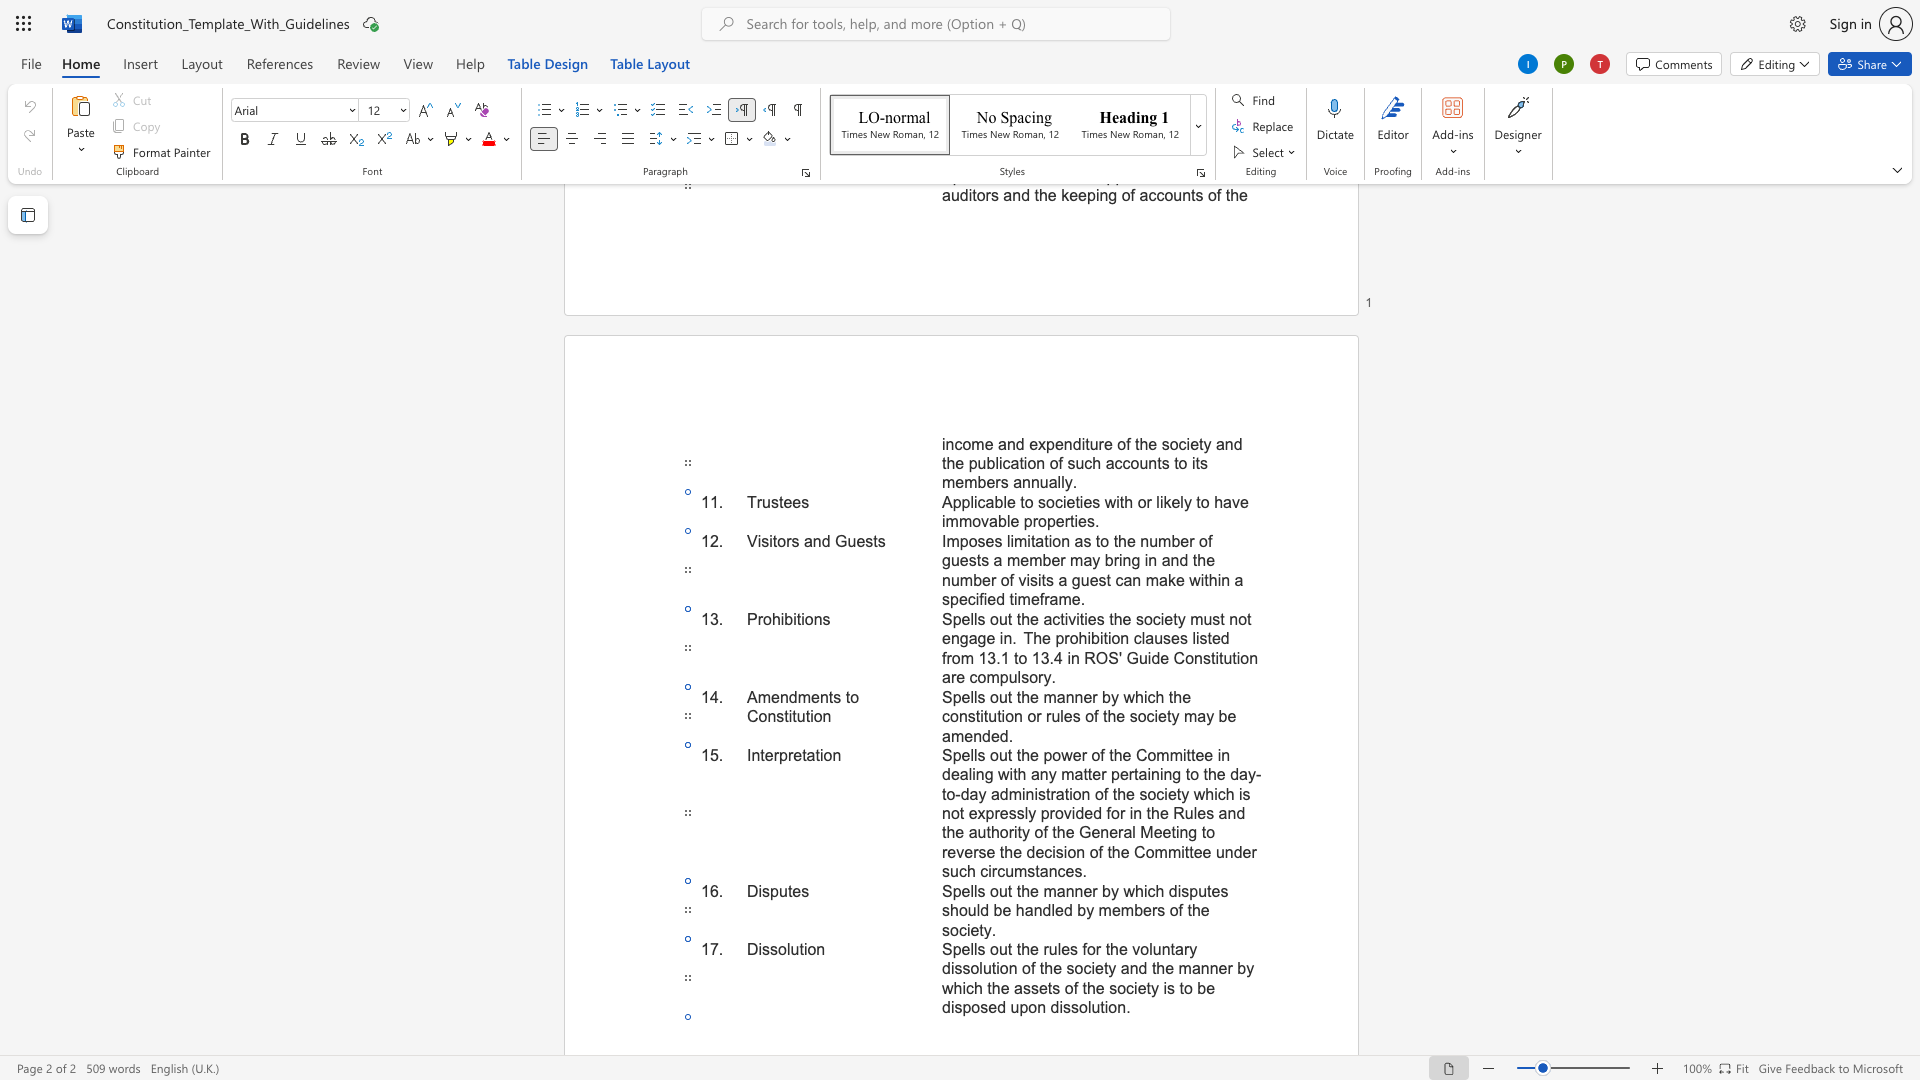 Image resolution: width=1920 pixels, height=1080 pixels. What do you see at coordinates (1010, 948) in the screenshot?
I see `the 1th character "t" in the text` at bounding box center [1010, 948].